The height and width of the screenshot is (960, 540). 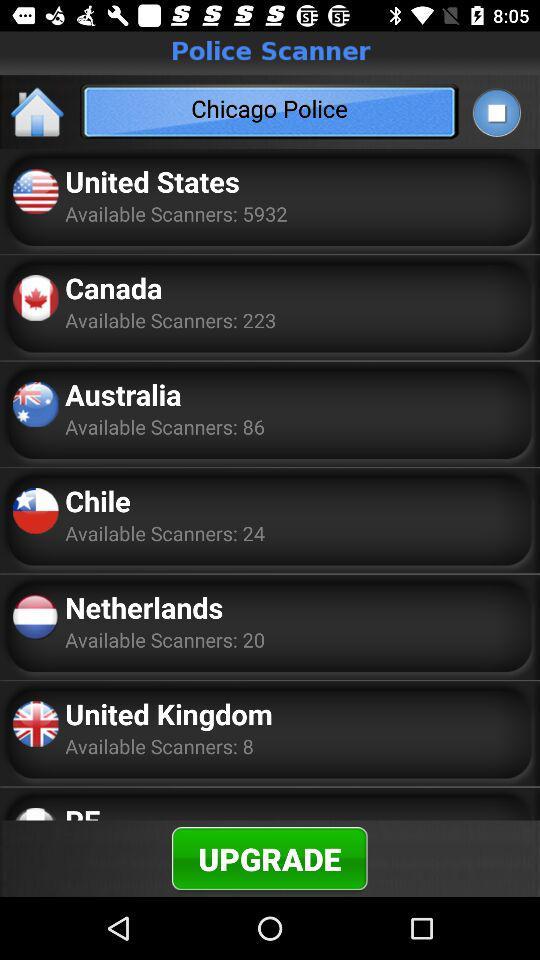 What do you see at coordinates (495, 112) in the screenshot?
I see `stop current` at bounding box center [495, 112].